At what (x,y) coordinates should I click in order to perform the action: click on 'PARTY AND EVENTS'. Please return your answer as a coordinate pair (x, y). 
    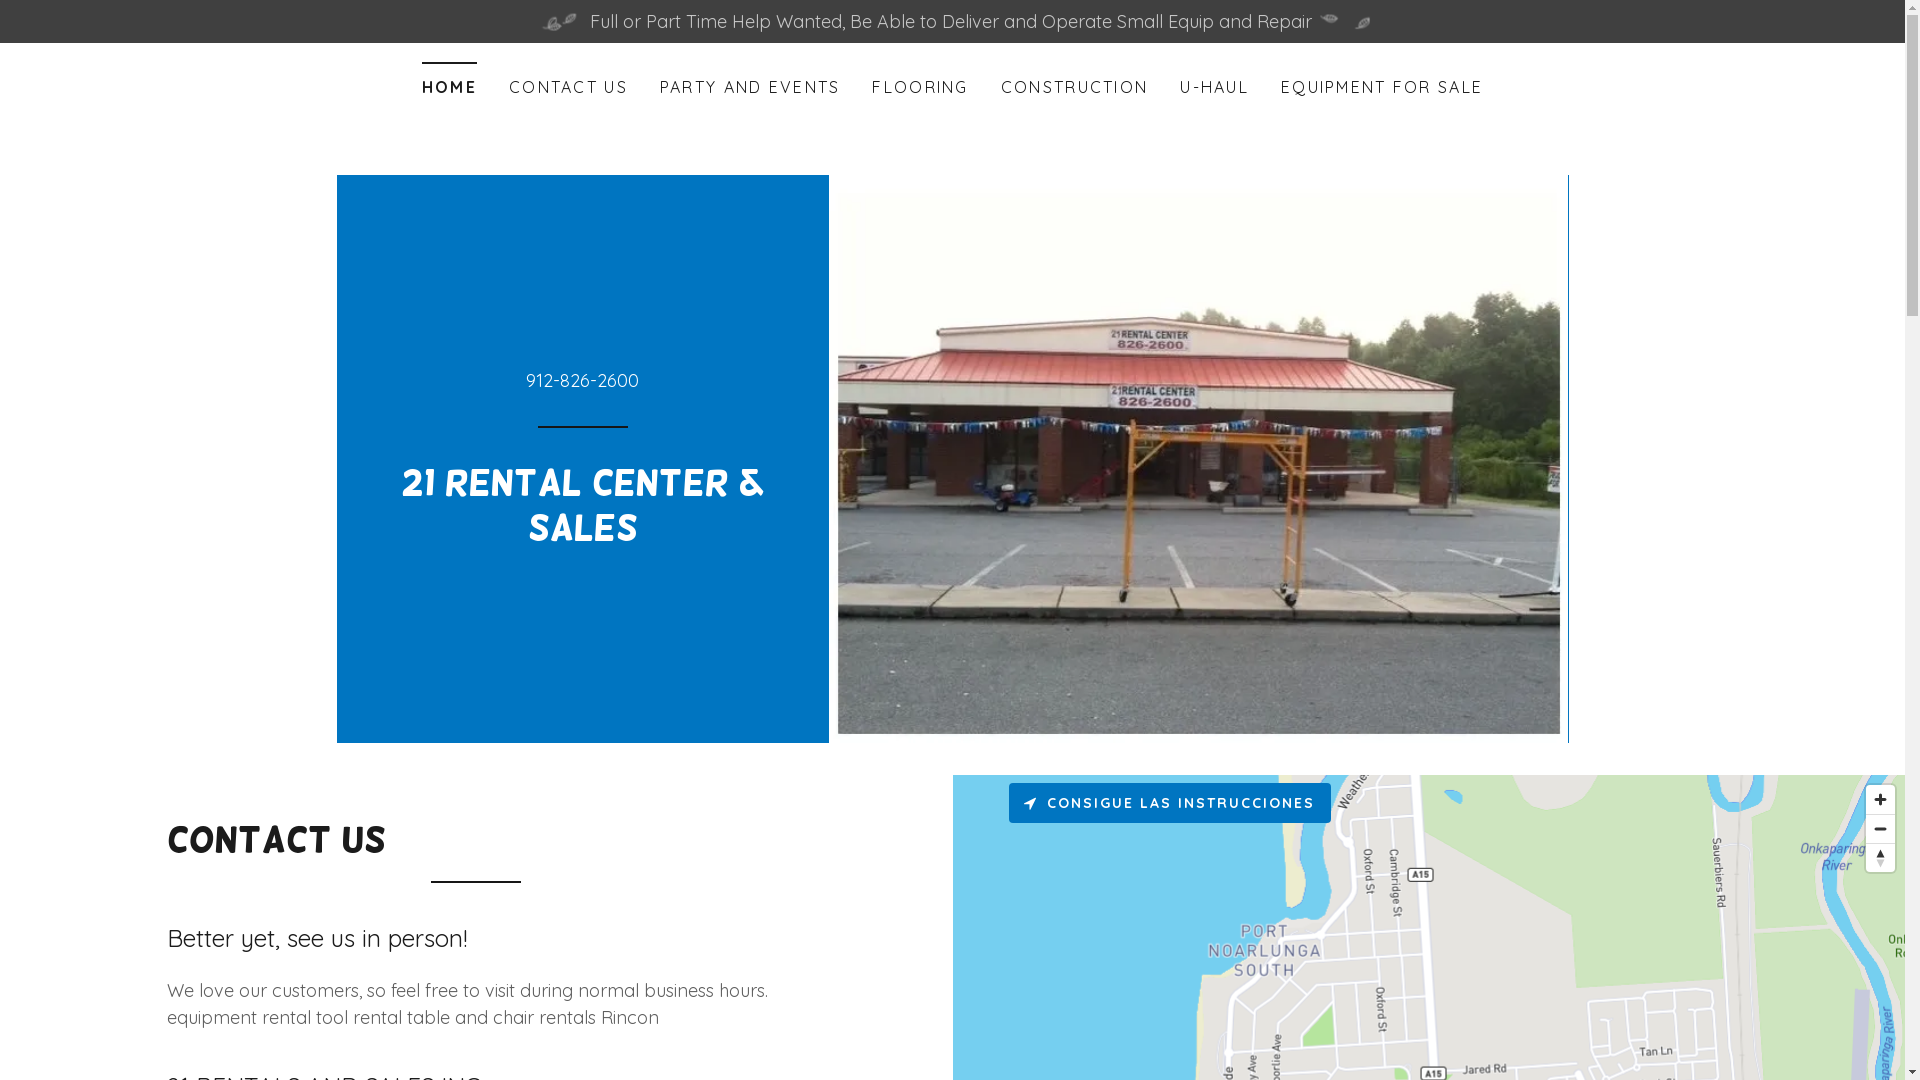
    Looking at the image, I should click on (749, 86).